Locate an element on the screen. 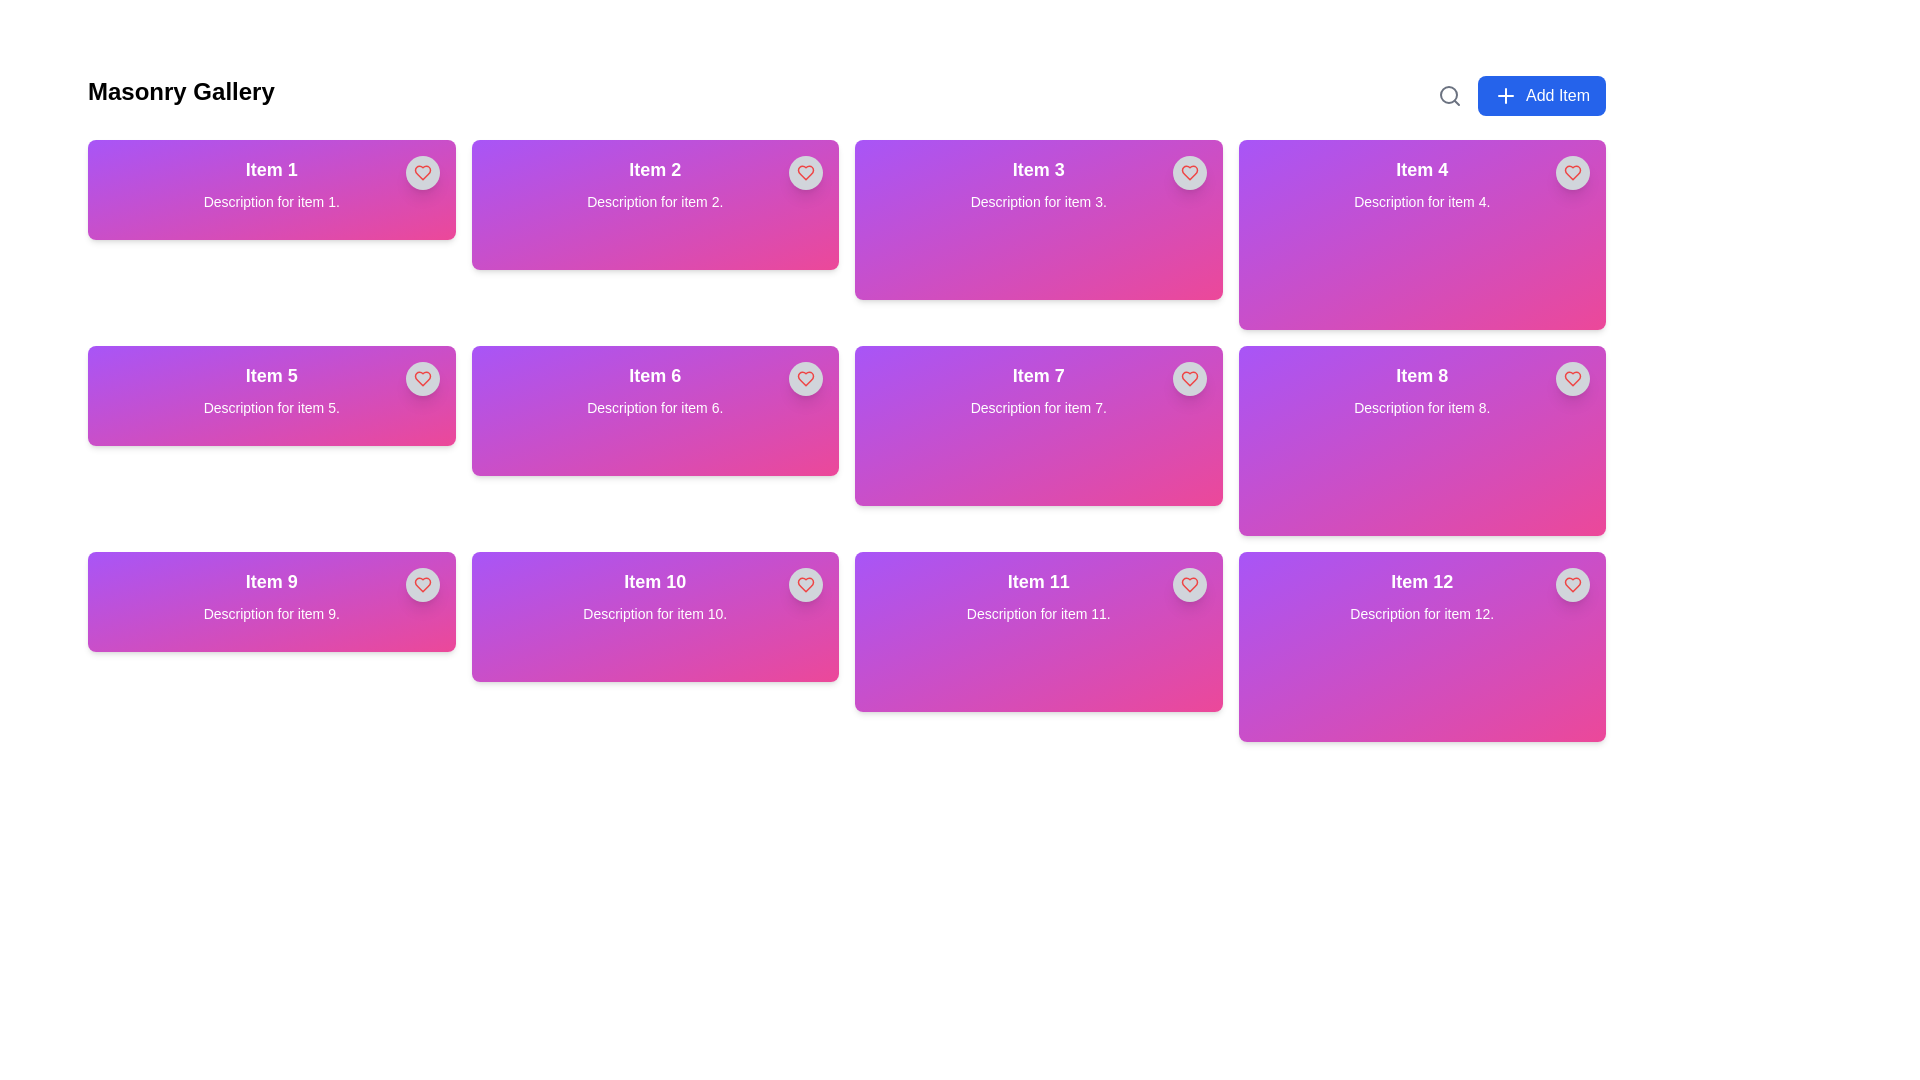  the title 'Item 2' on the interactive card with a gradient background and a heart button is located at coordinates (654, 204).